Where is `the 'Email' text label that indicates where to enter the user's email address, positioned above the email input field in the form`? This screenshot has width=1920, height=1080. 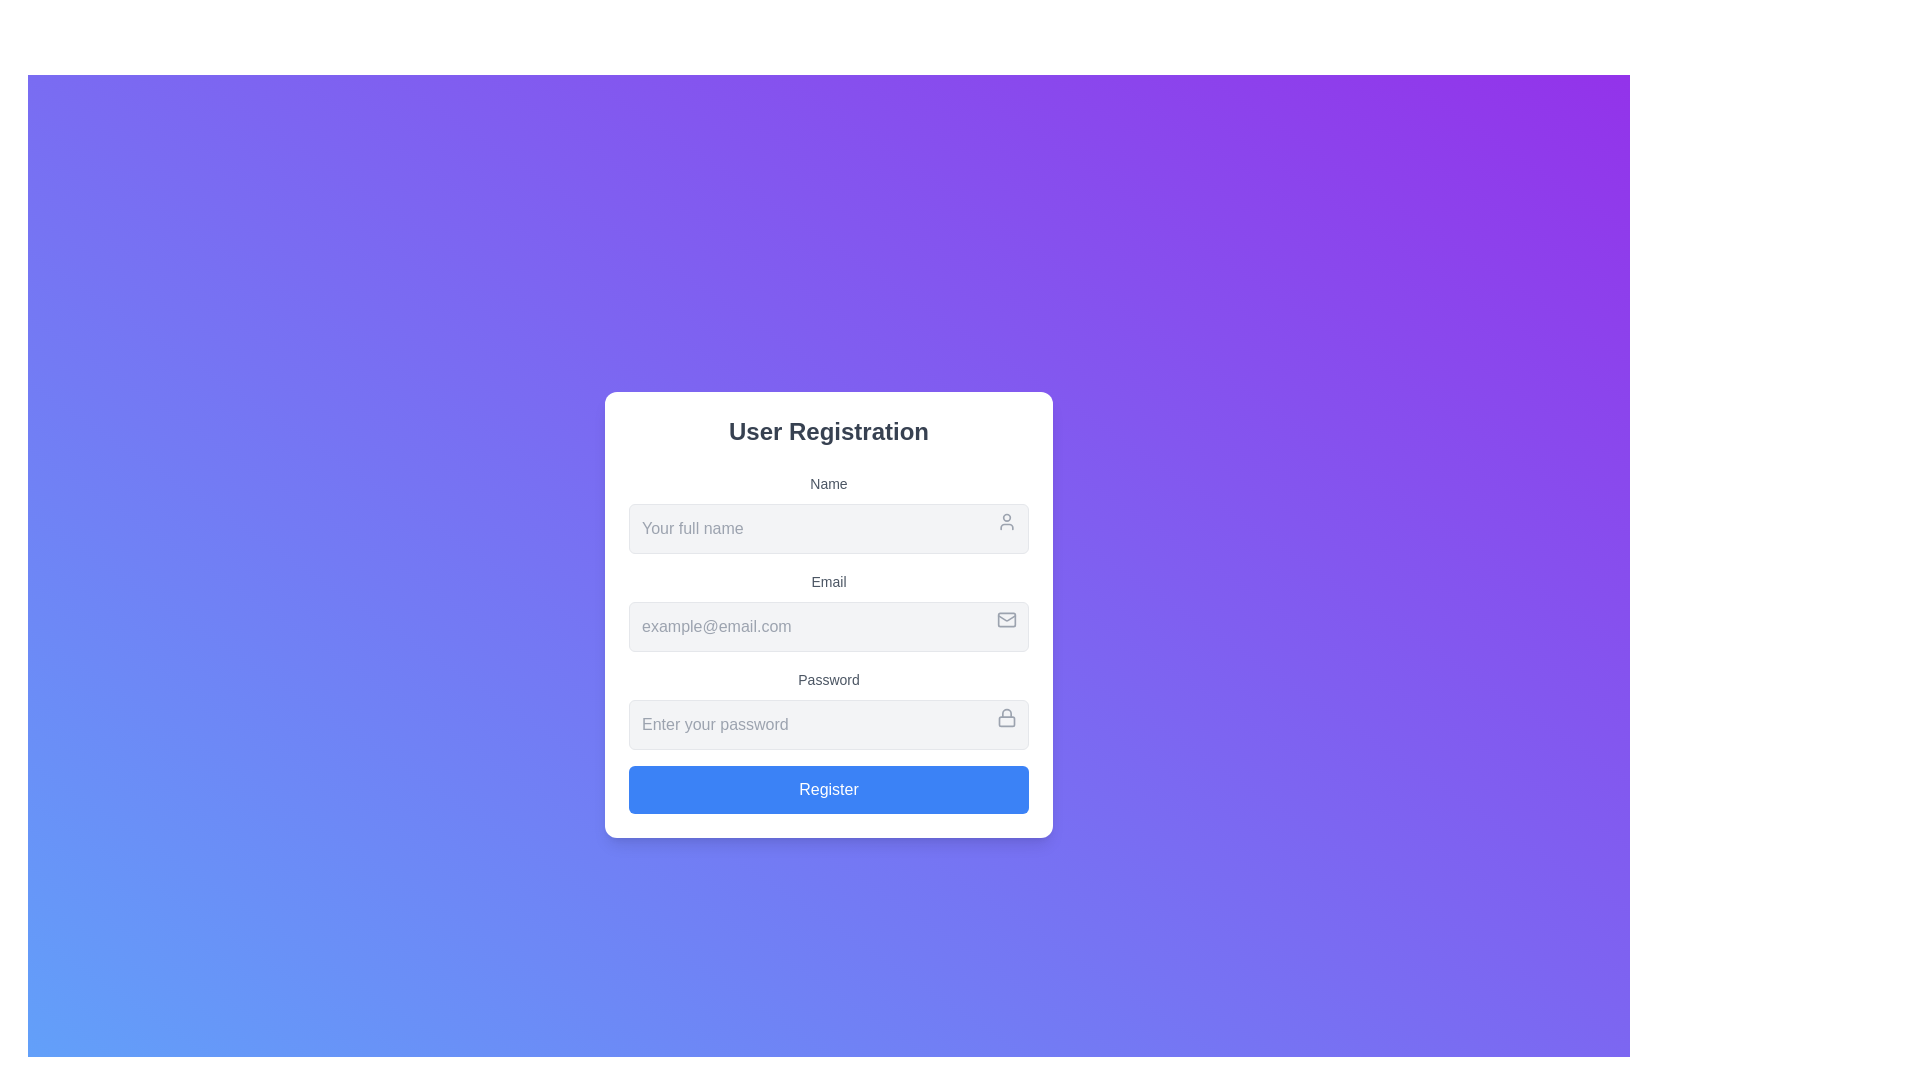 the 'Email' text label that indicates where to enter the user's email address, positioned above the email input field in the form is located at coordinates (829, 582).